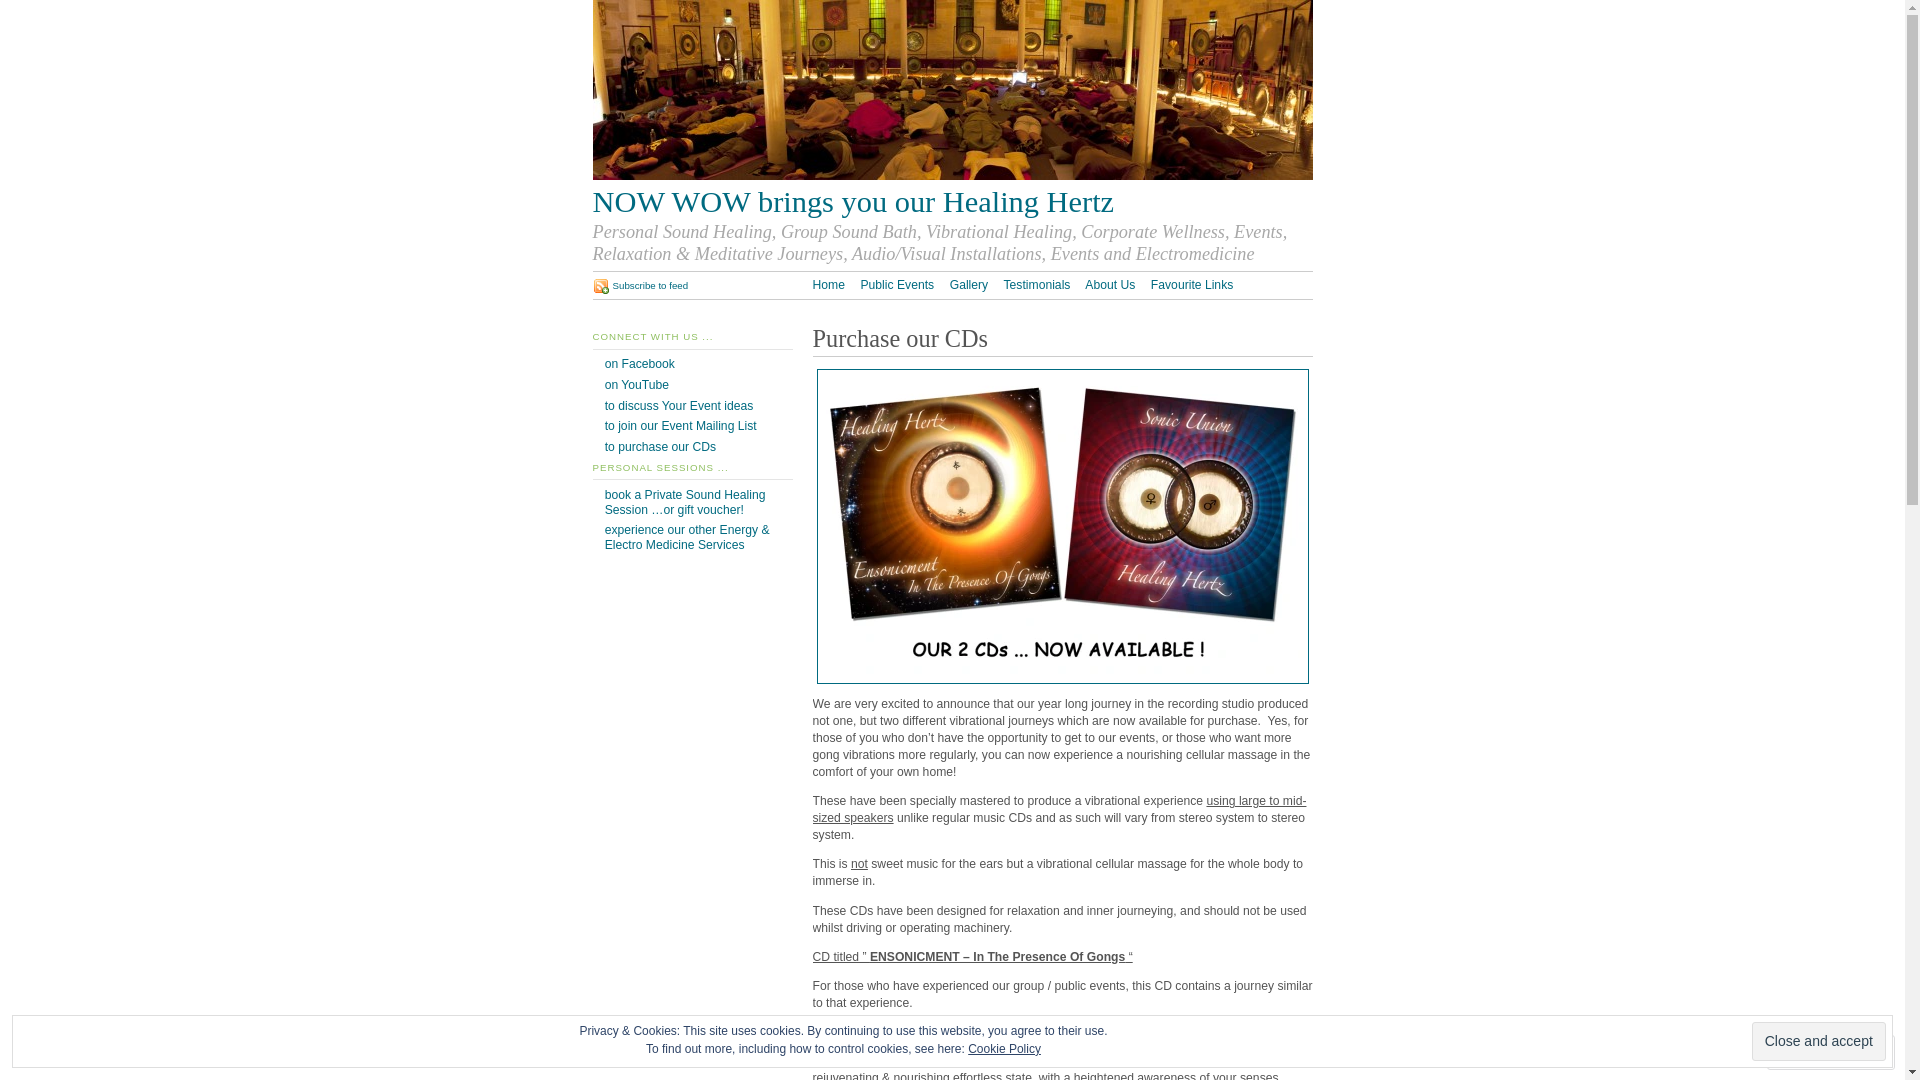 This screenshot has width=1920, height=1080. What do you see at coordinates (968, 1048) in the screenshot?
I see `'Cookie Policy'` at bounding box center [968, 1048].